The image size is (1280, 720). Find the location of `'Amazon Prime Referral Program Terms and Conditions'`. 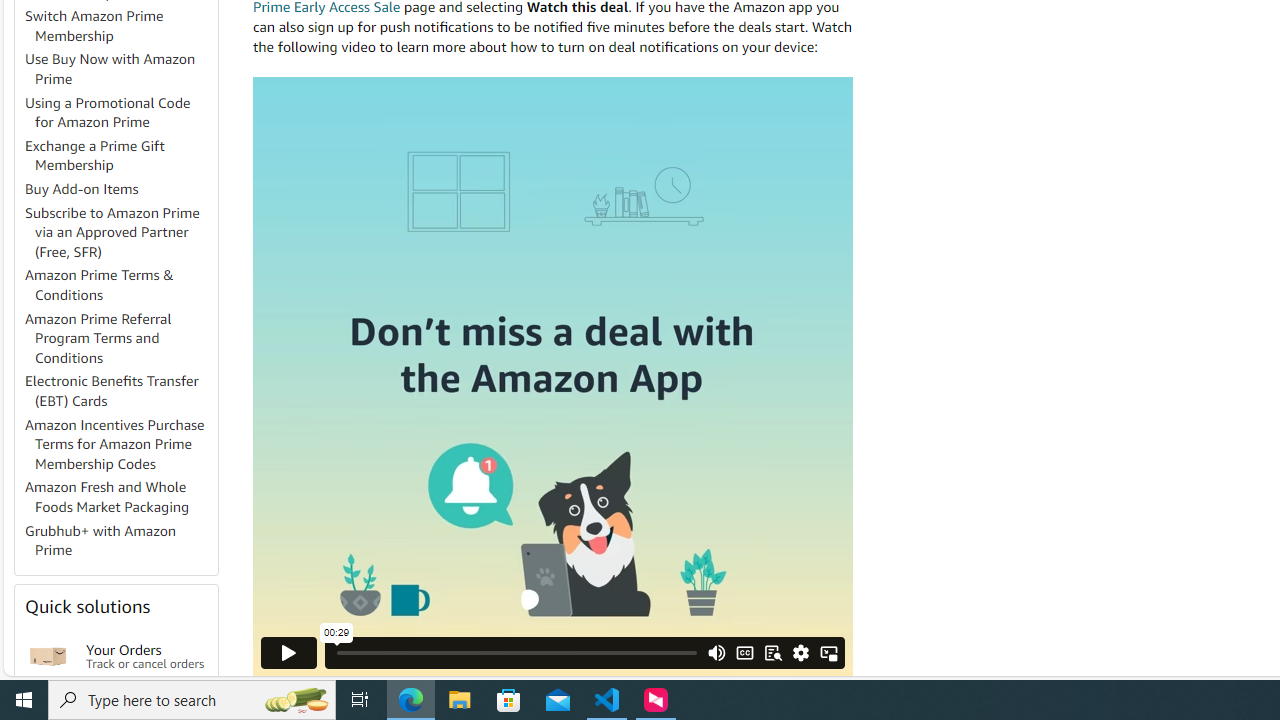

'Amazon Prime Referral Program Terms and Conditions' is located at coordinates (97, 337).